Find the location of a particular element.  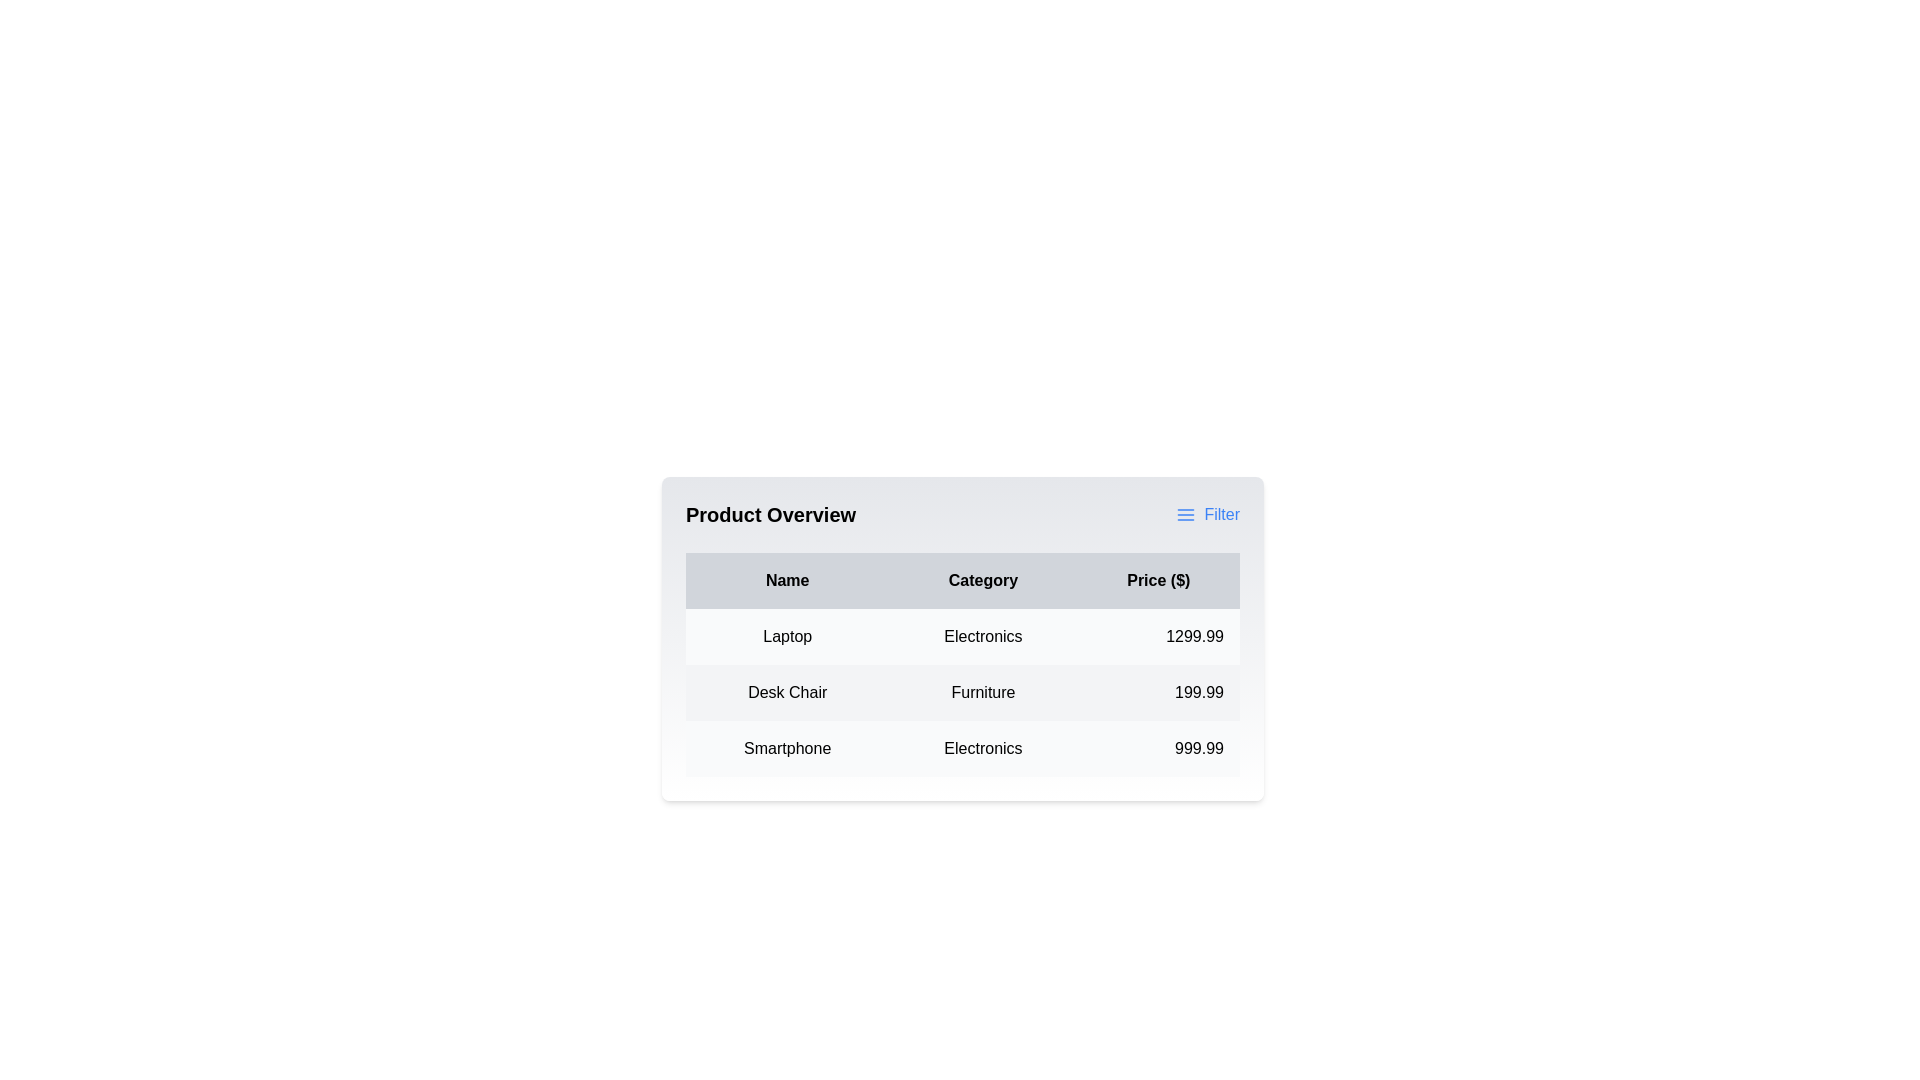

the small icon resembling three horizontal lines, located to the left of the 'Filter' label in the top-right corner of the data table interface is located at coordinates (1186, 514).